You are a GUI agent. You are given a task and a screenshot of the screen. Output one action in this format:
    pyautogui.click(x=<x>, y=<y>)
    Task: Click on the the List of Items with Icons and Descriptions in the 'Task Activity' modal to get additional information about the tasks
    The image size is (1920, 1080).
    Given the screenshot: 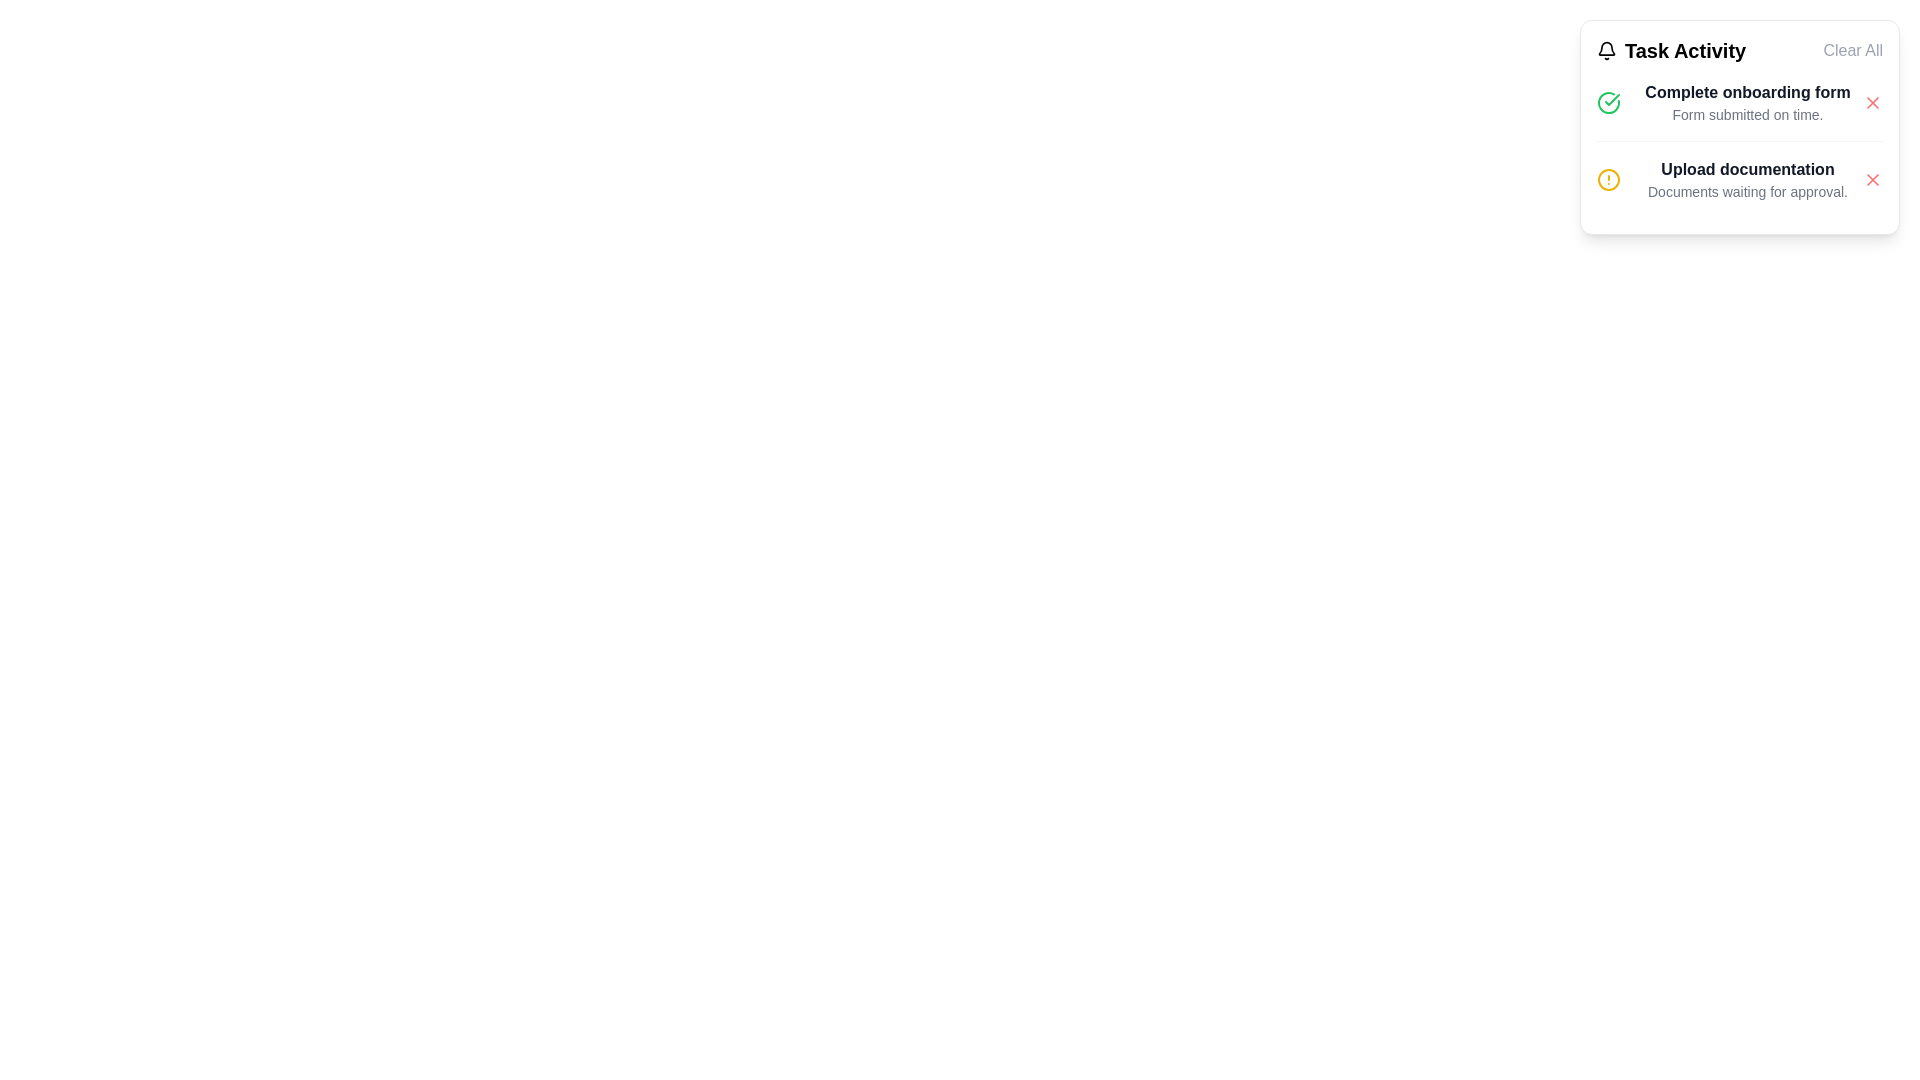 What is the action you would take?
    pyautogui.click(x=1738, y=140)
    